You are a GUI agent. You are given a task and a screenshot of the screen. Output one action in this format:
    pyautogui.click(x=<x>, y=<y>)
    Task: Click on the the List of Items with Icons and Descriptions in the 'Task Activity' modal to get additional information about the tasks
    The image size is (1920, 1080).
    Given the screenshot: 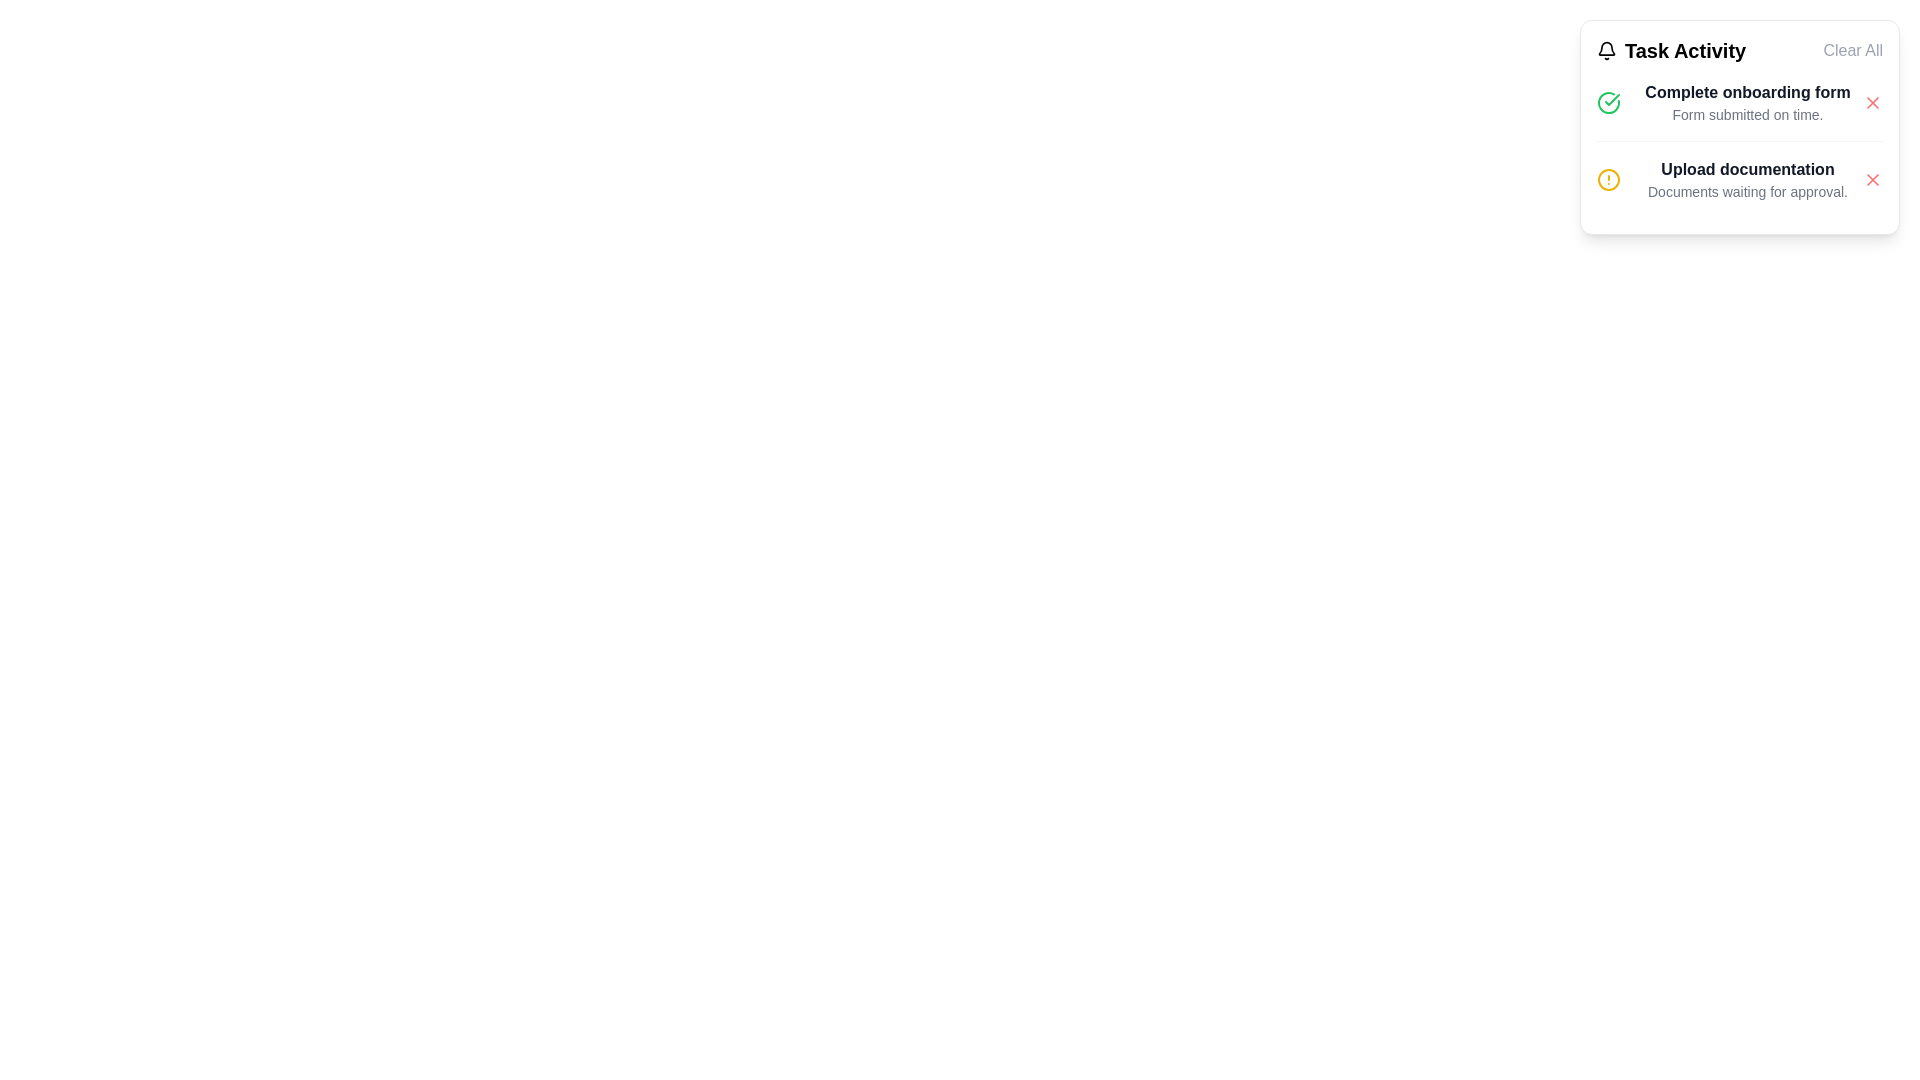 What is the action you would take?
    pyautogui.click(x=1738, y=140)
    